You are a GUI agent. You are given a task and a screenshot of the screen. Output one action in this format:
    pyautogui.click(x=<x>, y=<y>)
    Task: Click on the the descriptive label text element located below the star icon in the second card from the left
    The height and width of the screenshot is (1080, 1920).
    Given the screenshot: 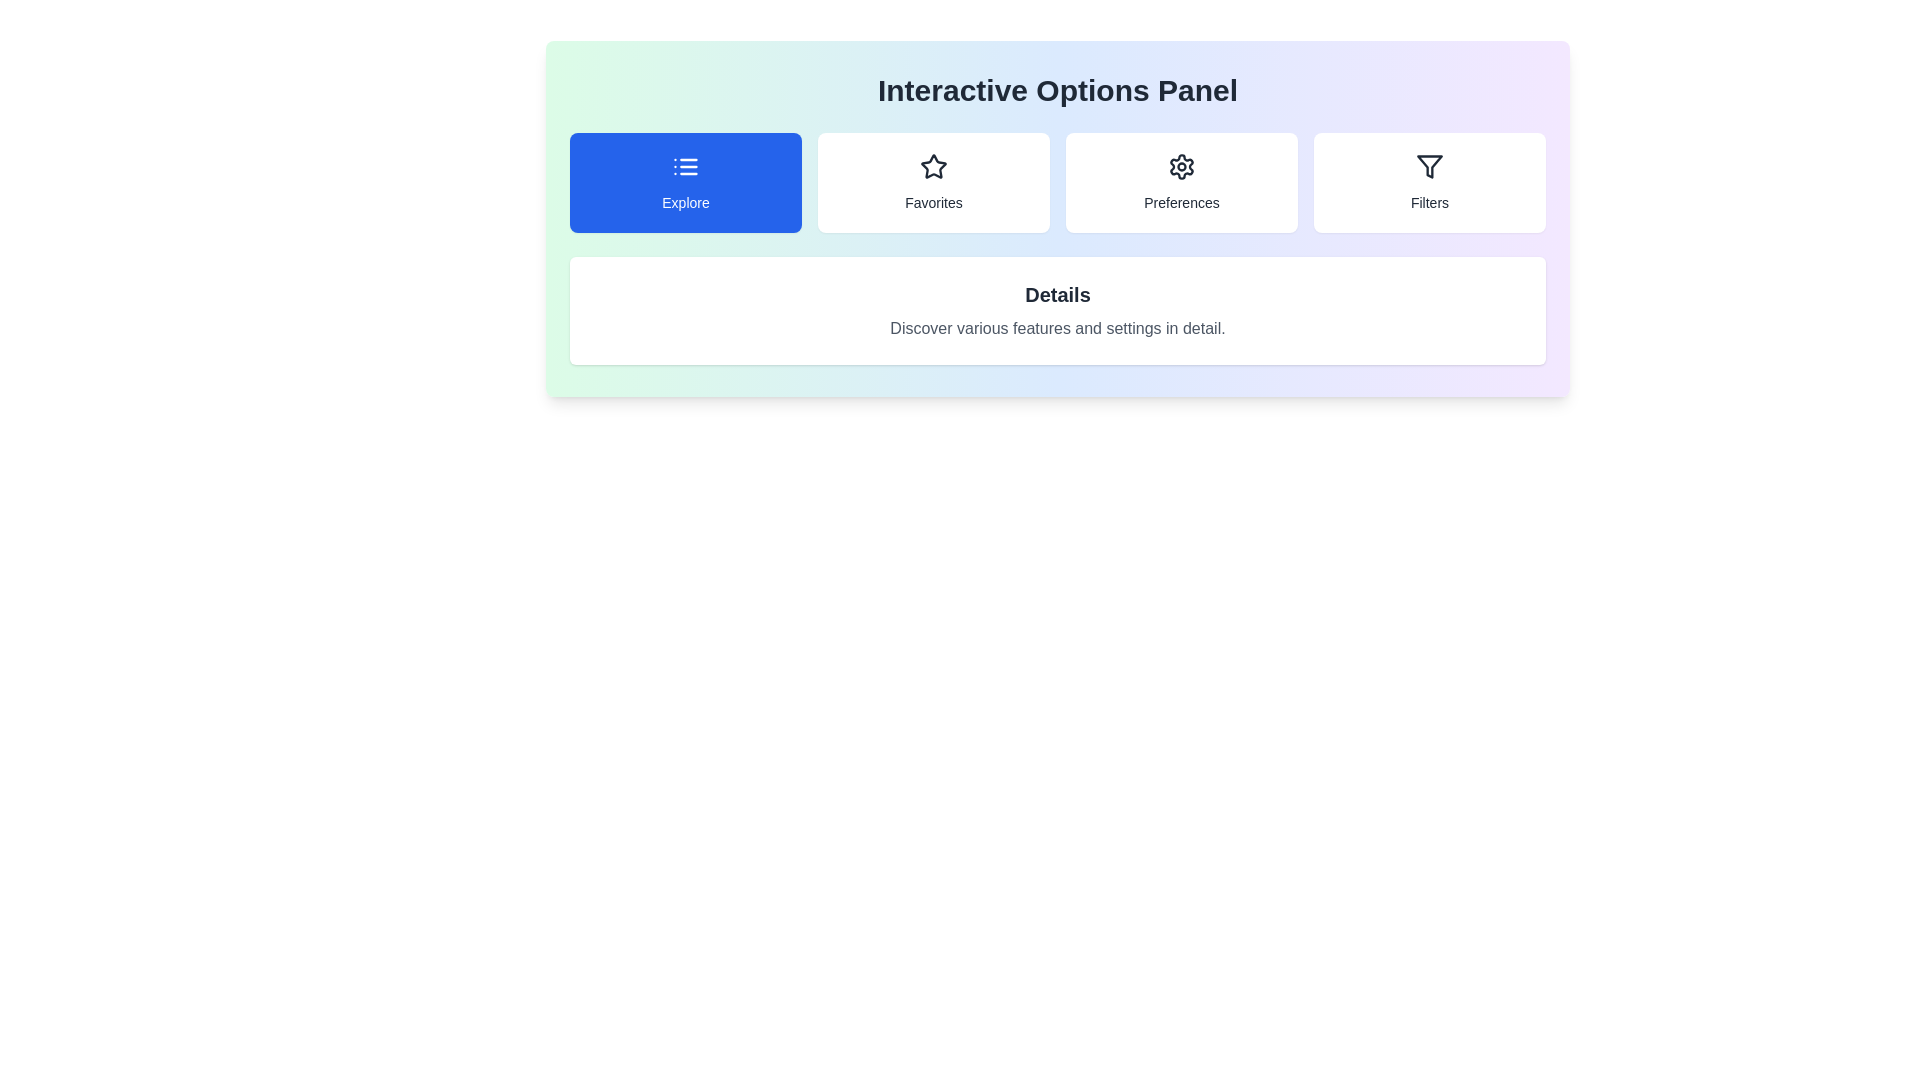 What is the action you would take?
    pyautogui.click(x=933, y=203)
    